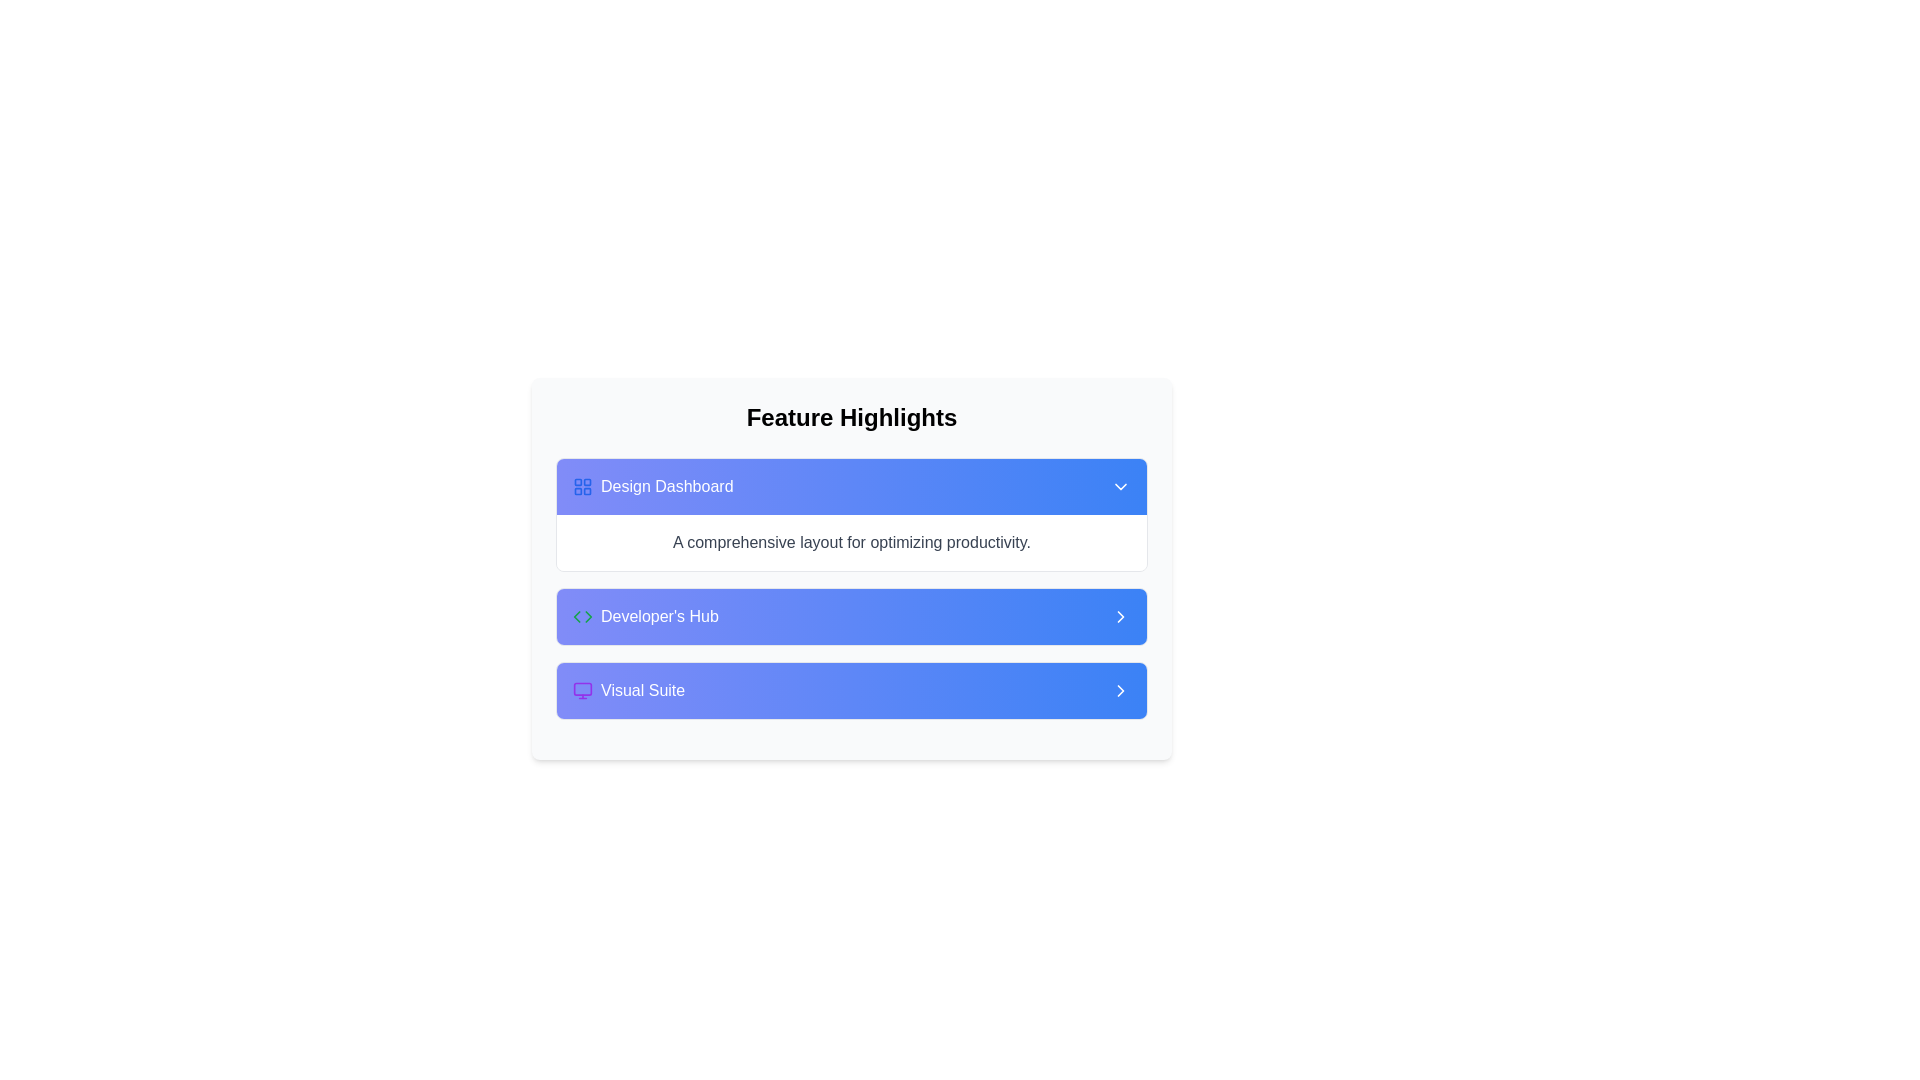 This screenshot has width=1920, height=1080. What do you see at coordinates (581, 486) in the screenshot?
I see `the blue grid icon styled as a 2x2 arrangement of squares located to the left of the 'Design Dashboard' text` at bounding box center [581, 486].